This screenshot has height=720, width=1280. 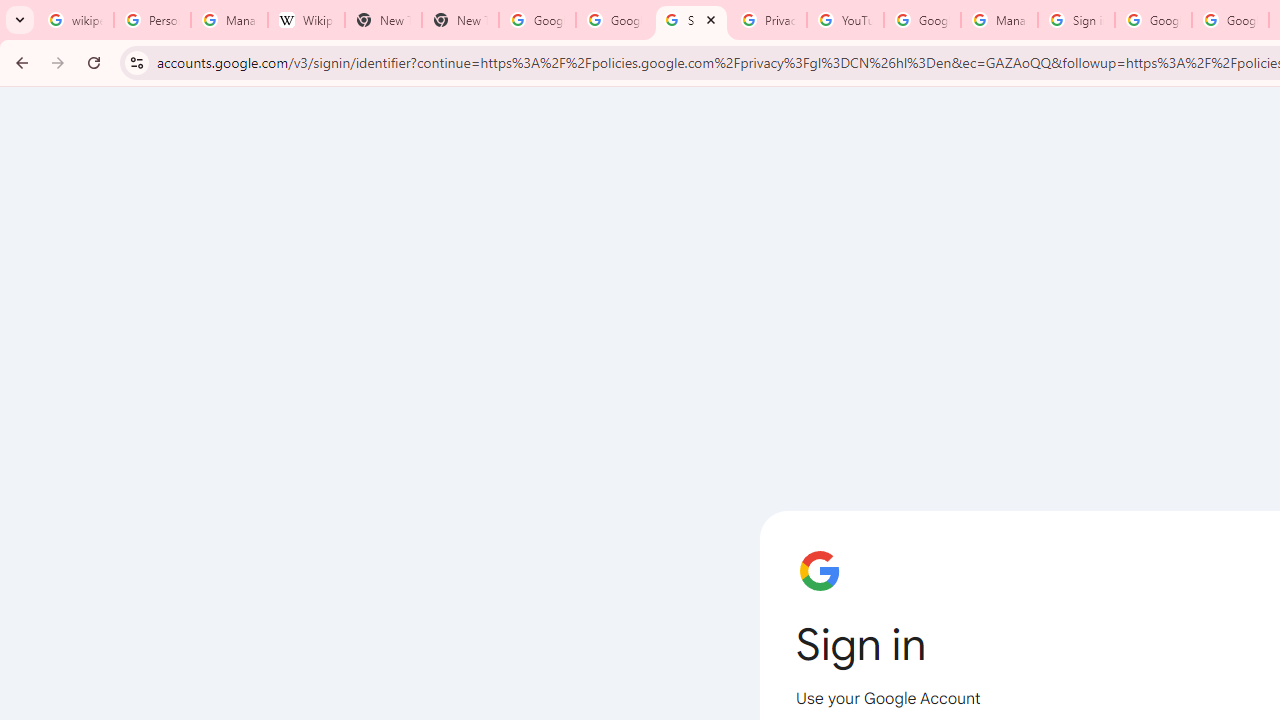 What do you see at coordinates (613, 20) in the screenshot?
I see `'Google Drive: Sign-in'` at bounding box center [613, 20].